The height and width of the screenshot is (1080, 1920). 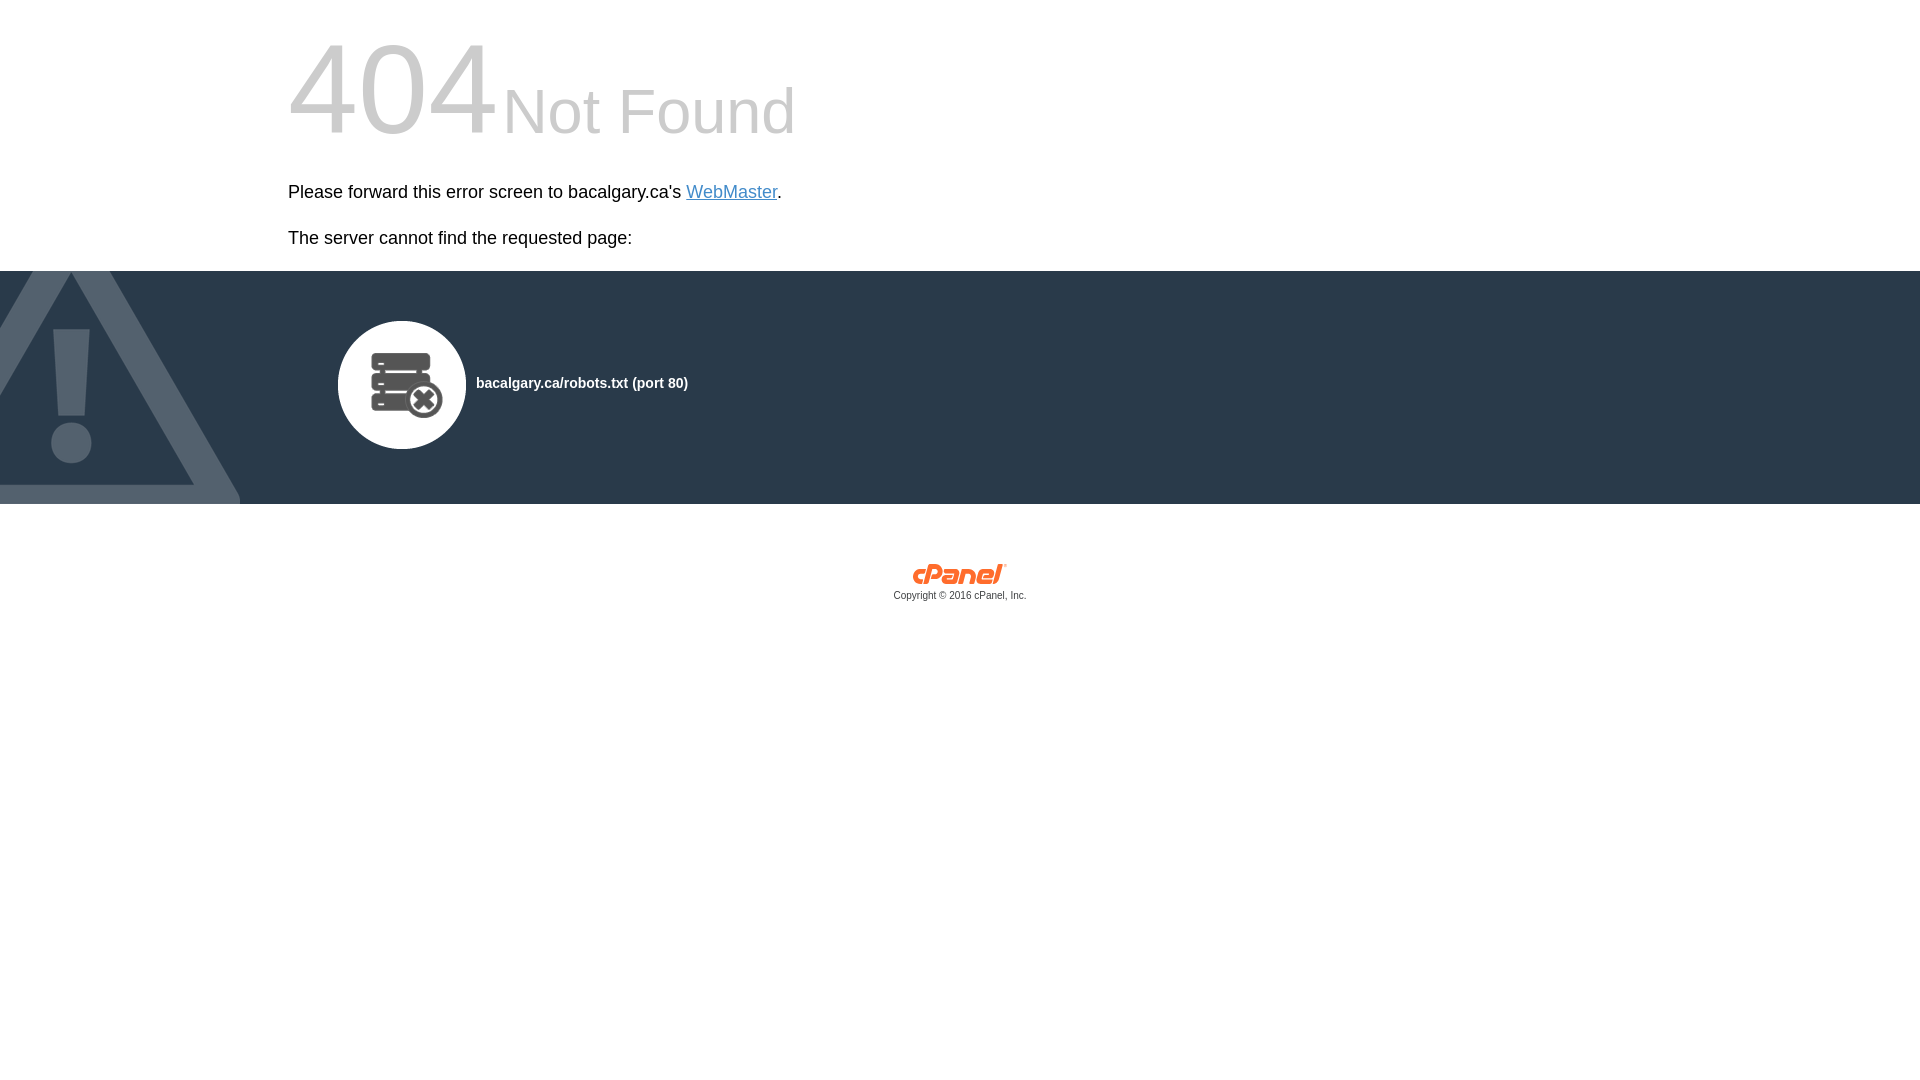 I want to click on 'WebMaster', so click(x=730, y=192).